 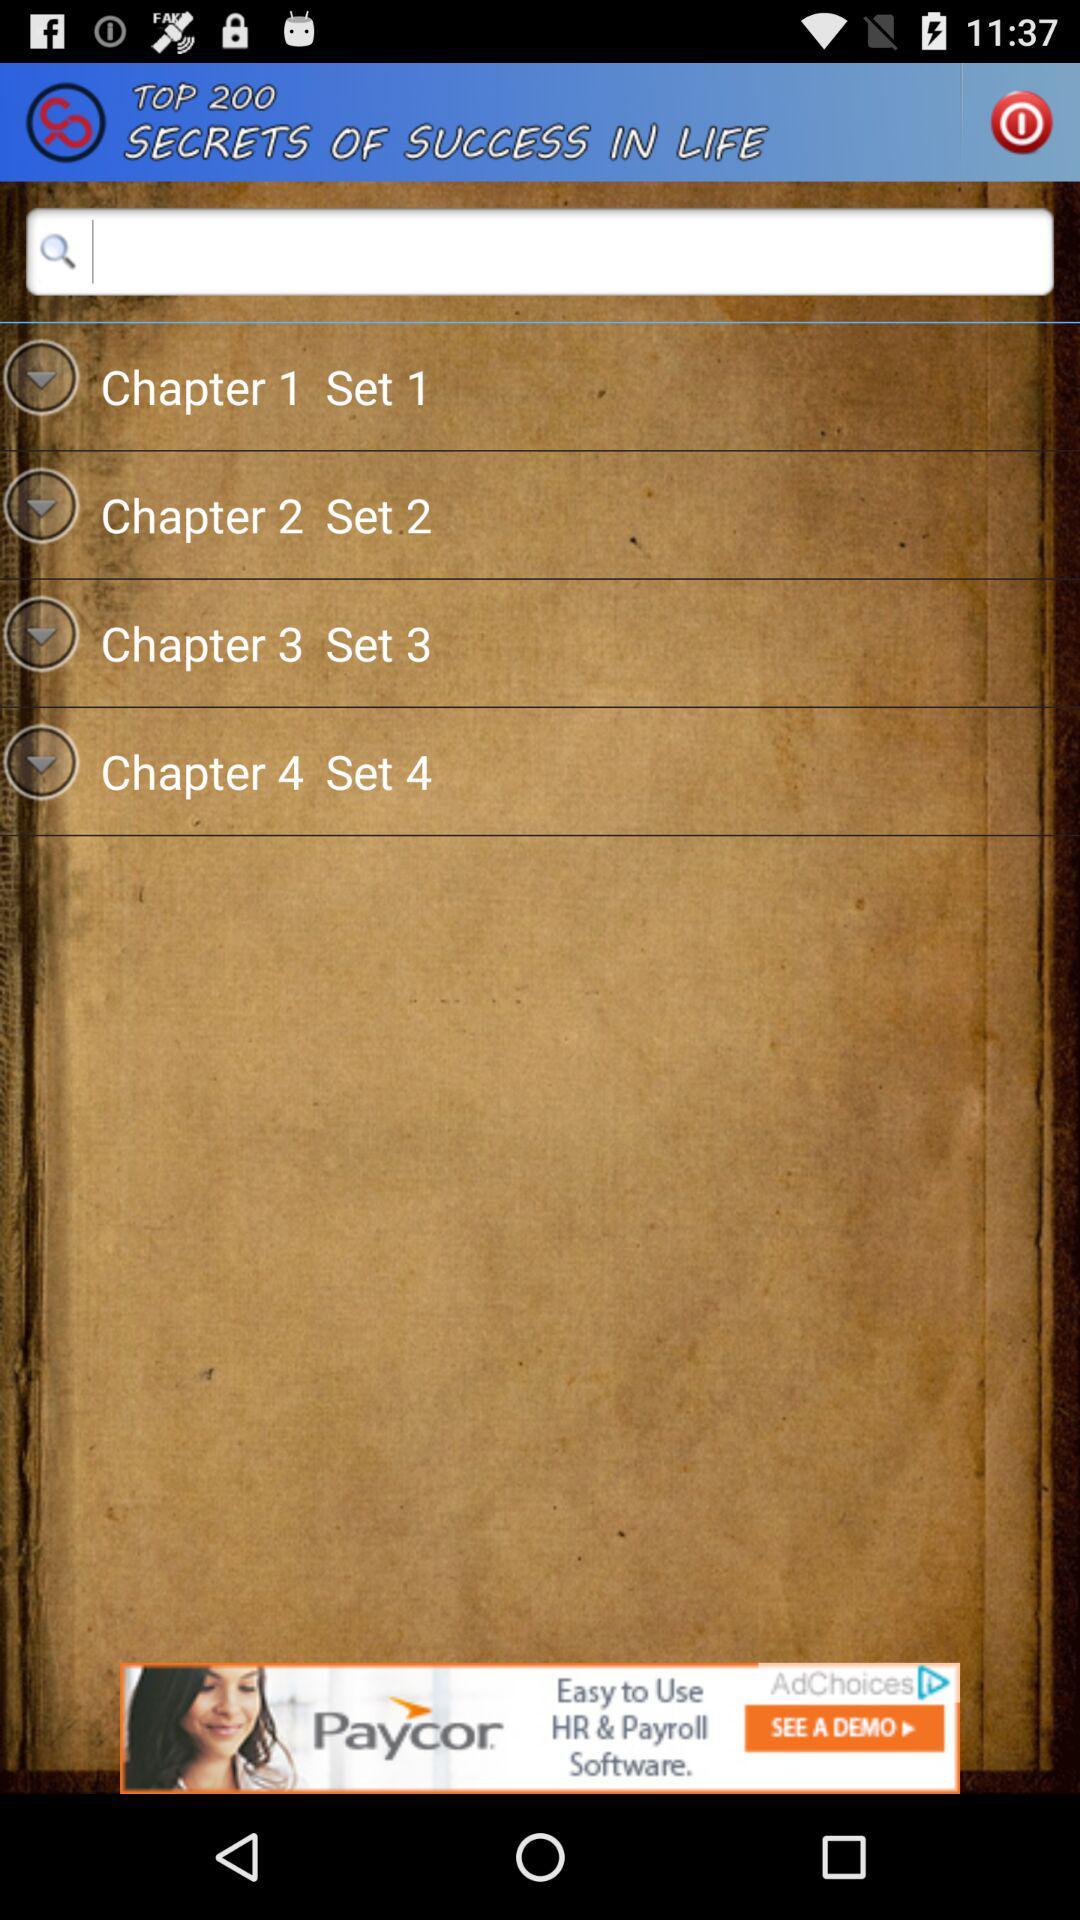 What do you see at coordinates (540, 250) in the screenshot?
I see `search bar` at bounding box center [540, 250].